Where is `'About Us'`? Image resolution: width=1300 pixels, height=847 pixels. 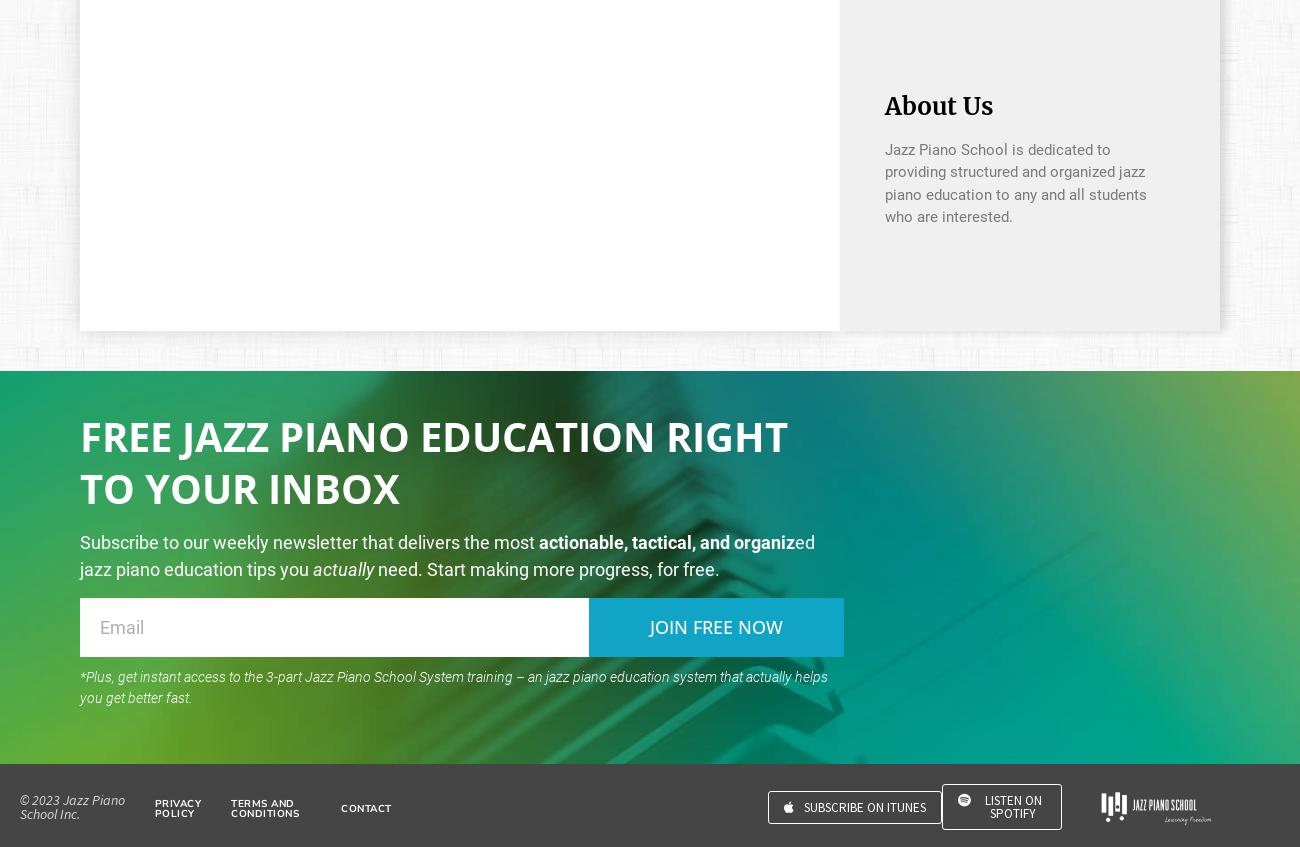 'About Us' is located at coordinates (937, 105).